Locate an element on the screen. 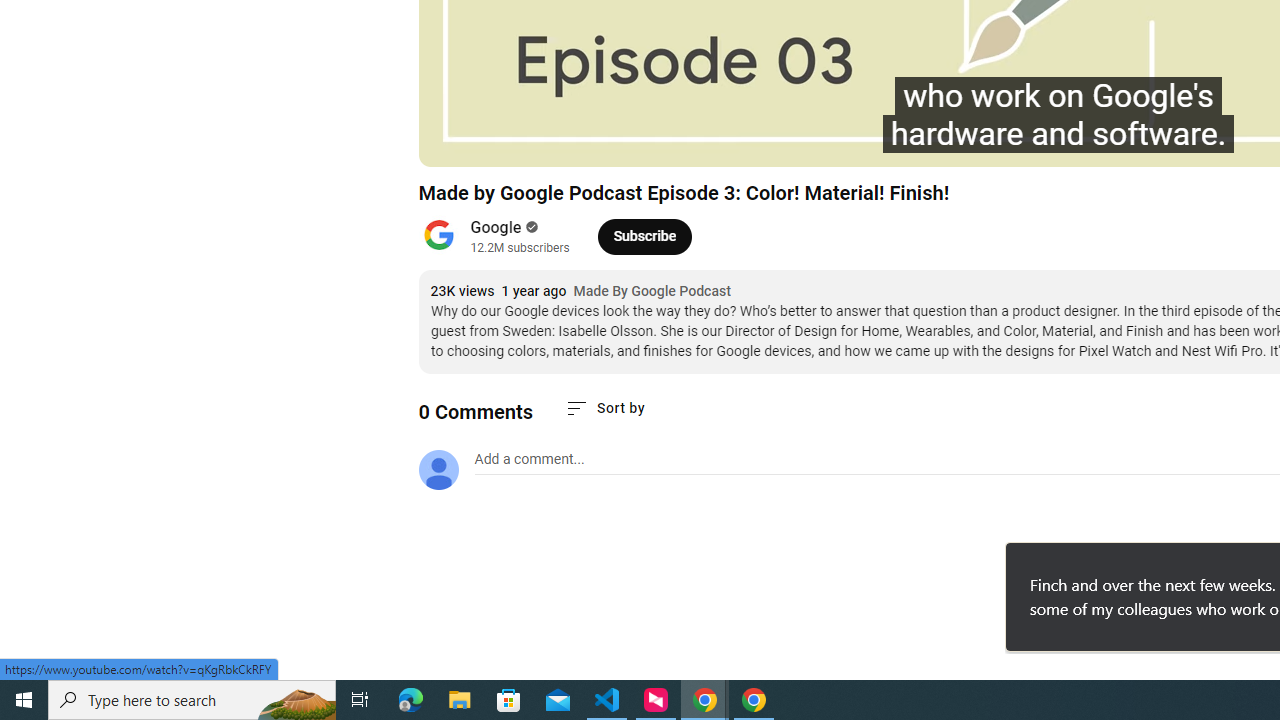 Image resolution: width=1280 pixels, height=720 pixels. 'Sort comments' is located at coordinates (603, 407).